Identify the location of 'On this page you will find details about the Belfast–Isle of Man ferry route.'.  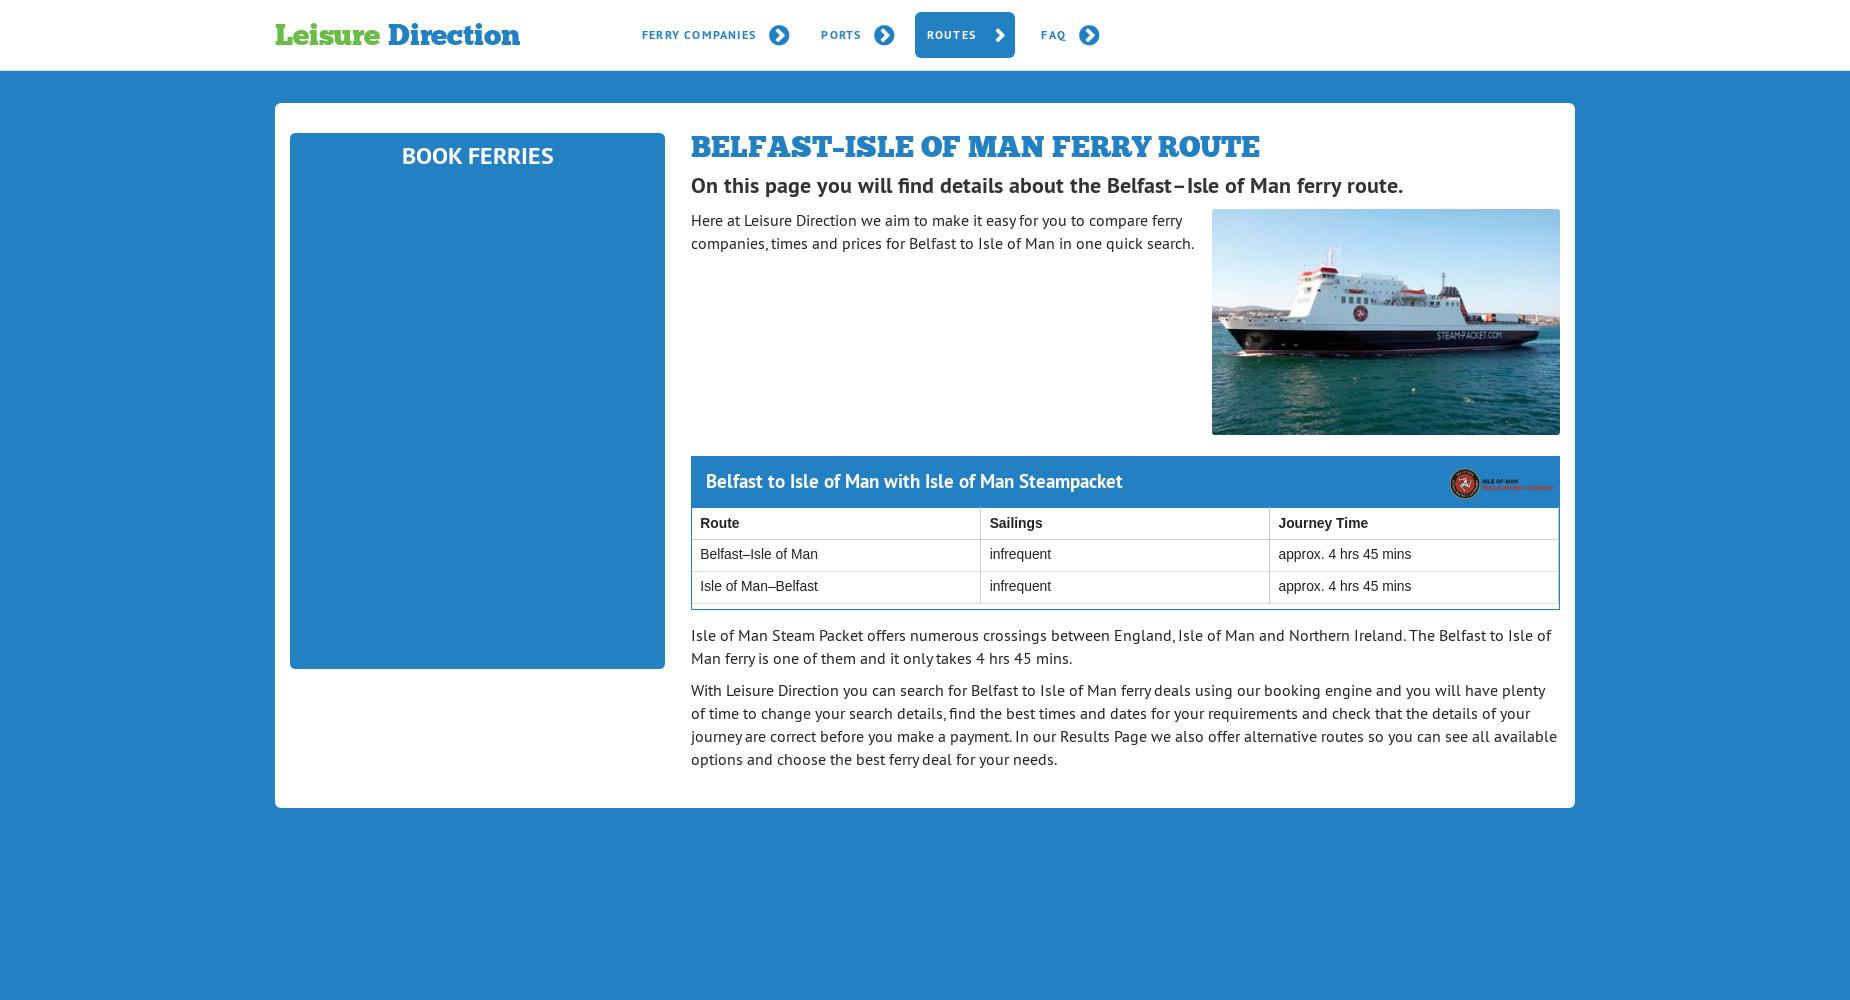
(1045, 185).